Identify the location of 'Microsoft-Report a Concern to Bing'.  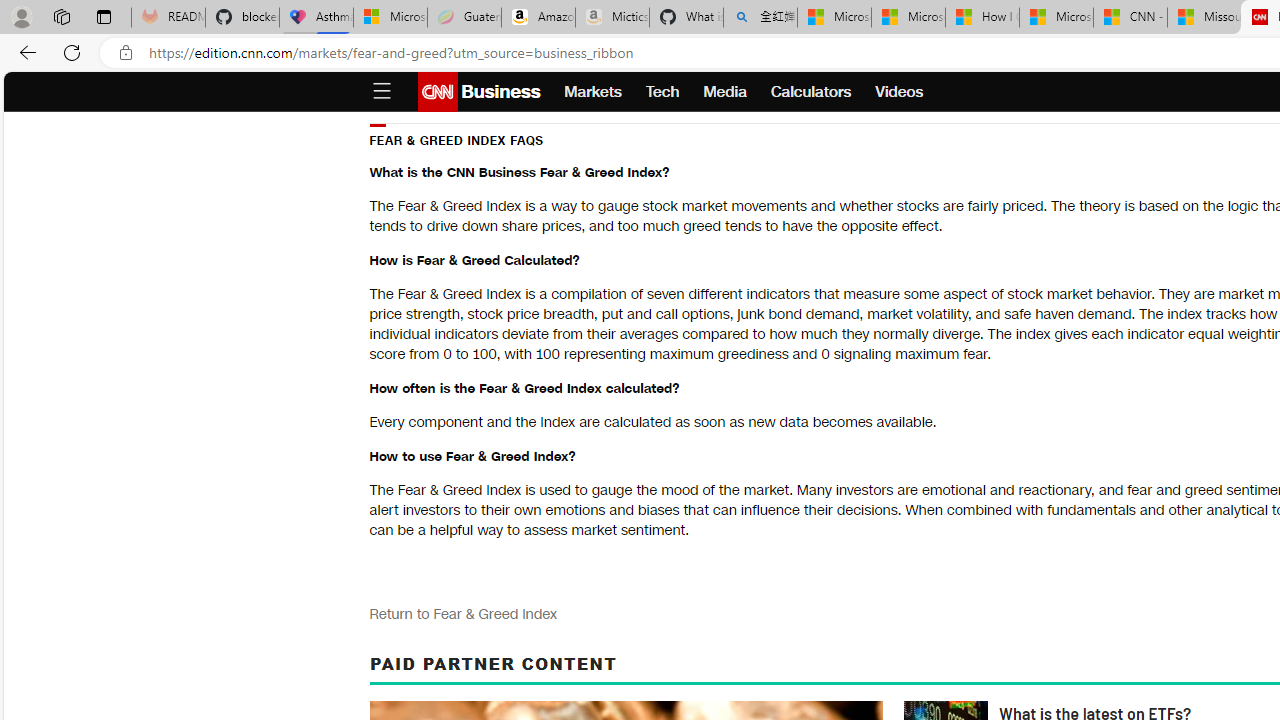
(391, 17).